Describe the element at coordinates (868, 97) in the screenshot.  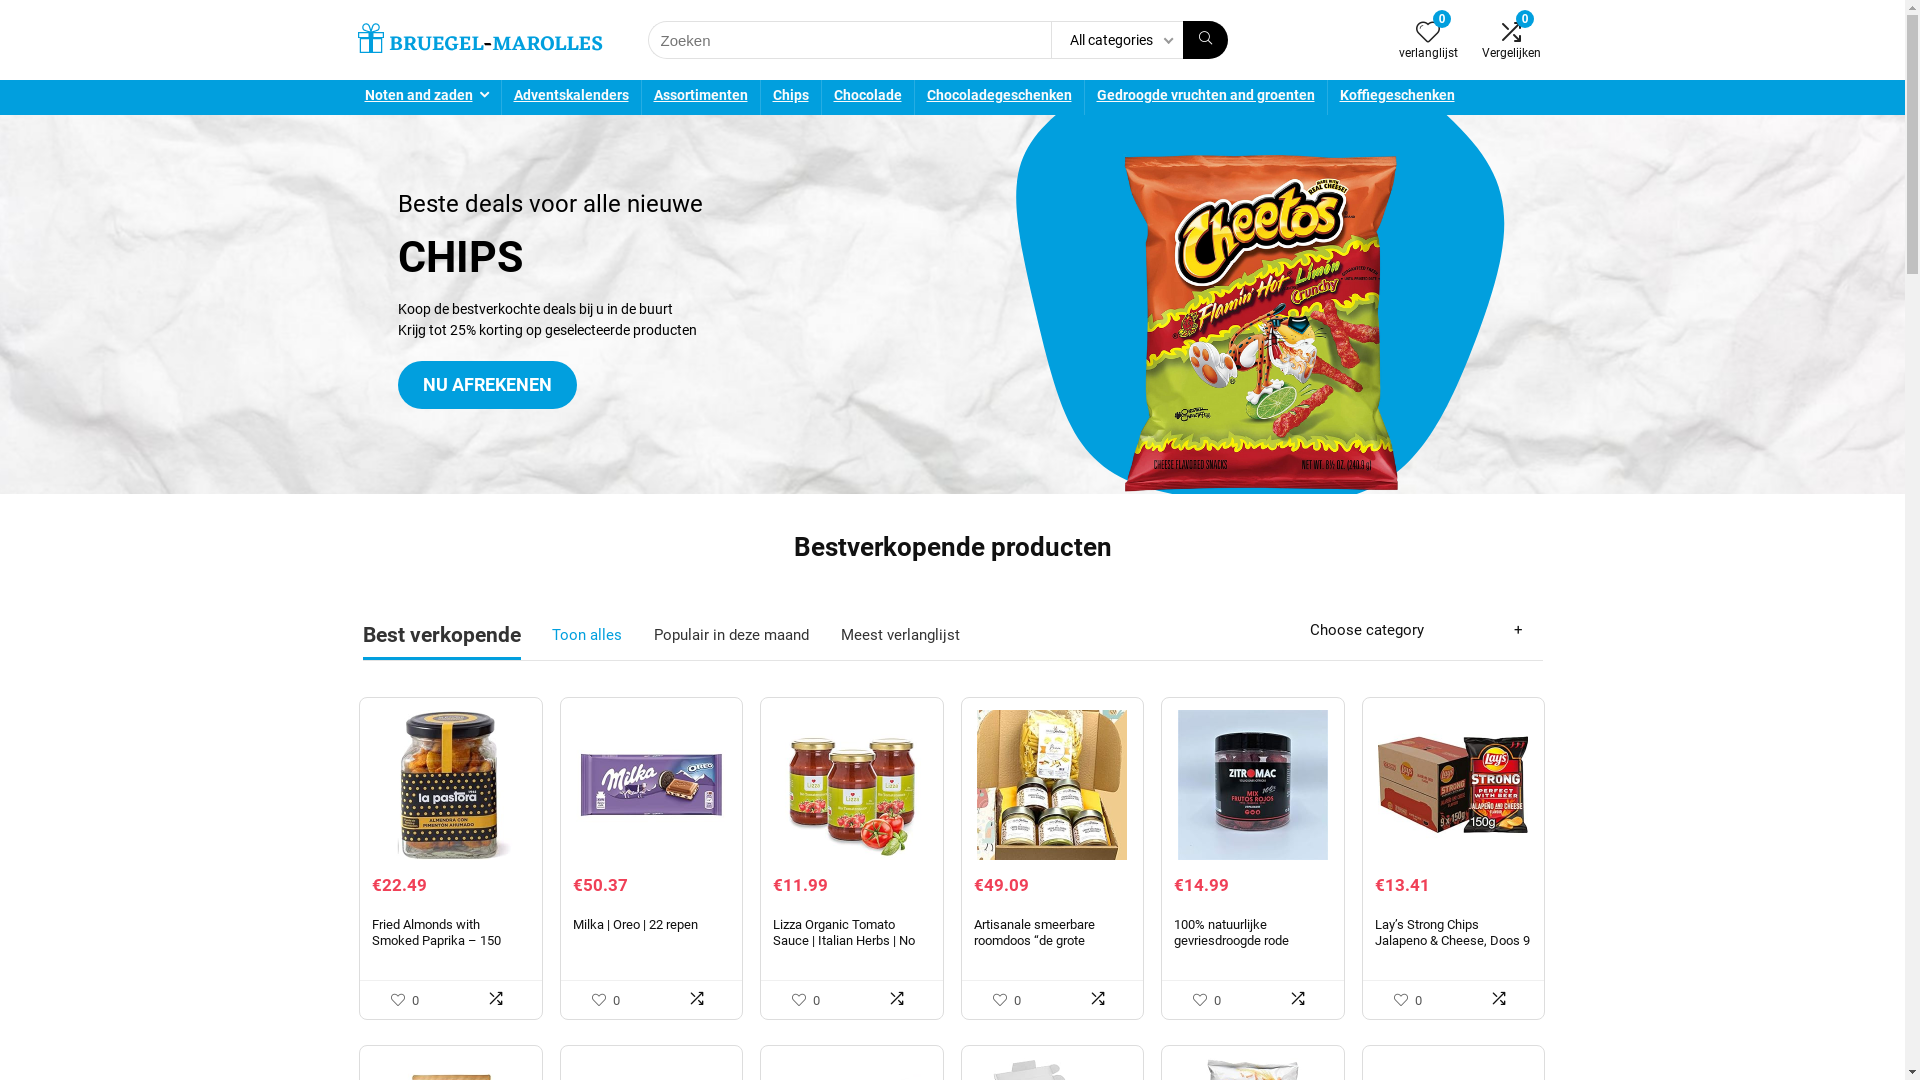
I see `'Chocolade'` at that location.